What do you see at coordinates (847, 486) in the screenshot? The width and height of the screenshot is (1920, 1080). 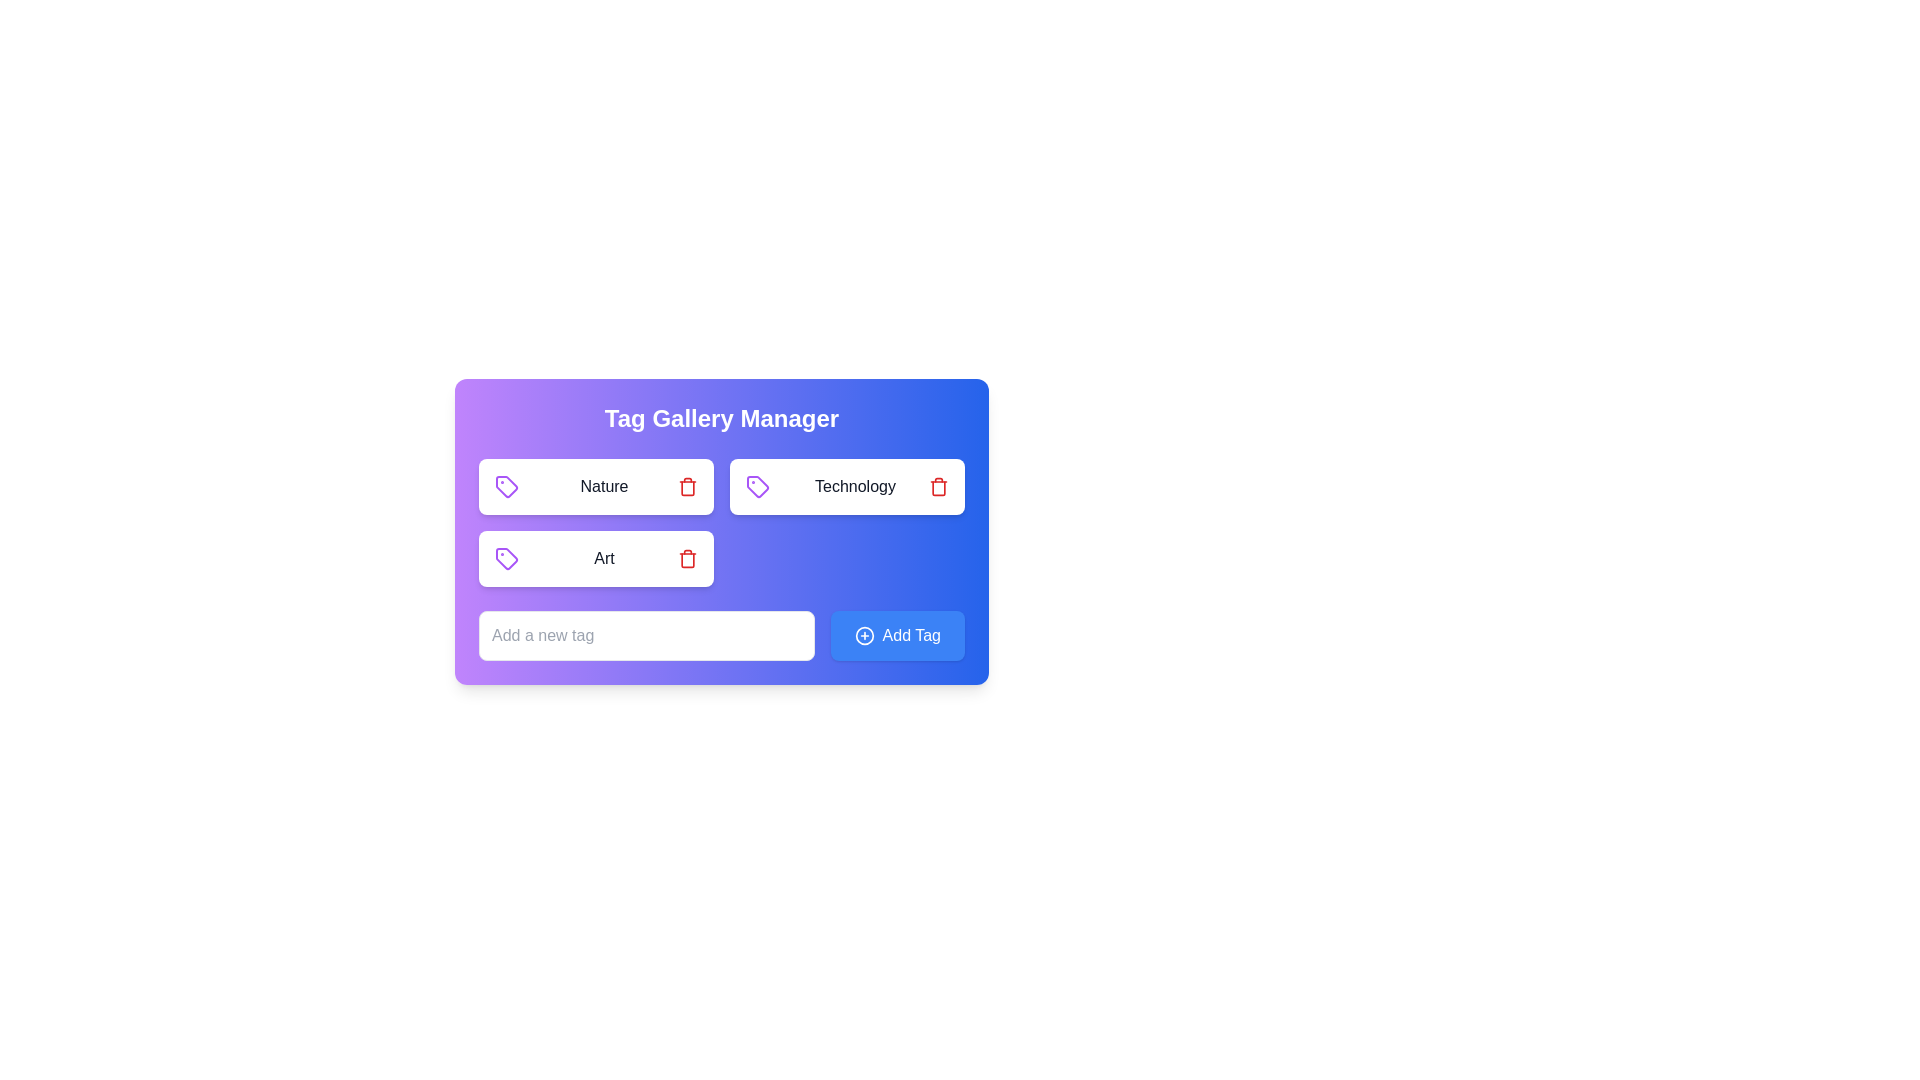 I see `the details of the 'Technology' card, which is located in the second column of the grid layout, directly to the right of the 'Nature' card and above the 'Art' card` at bounding box center [847, 486].